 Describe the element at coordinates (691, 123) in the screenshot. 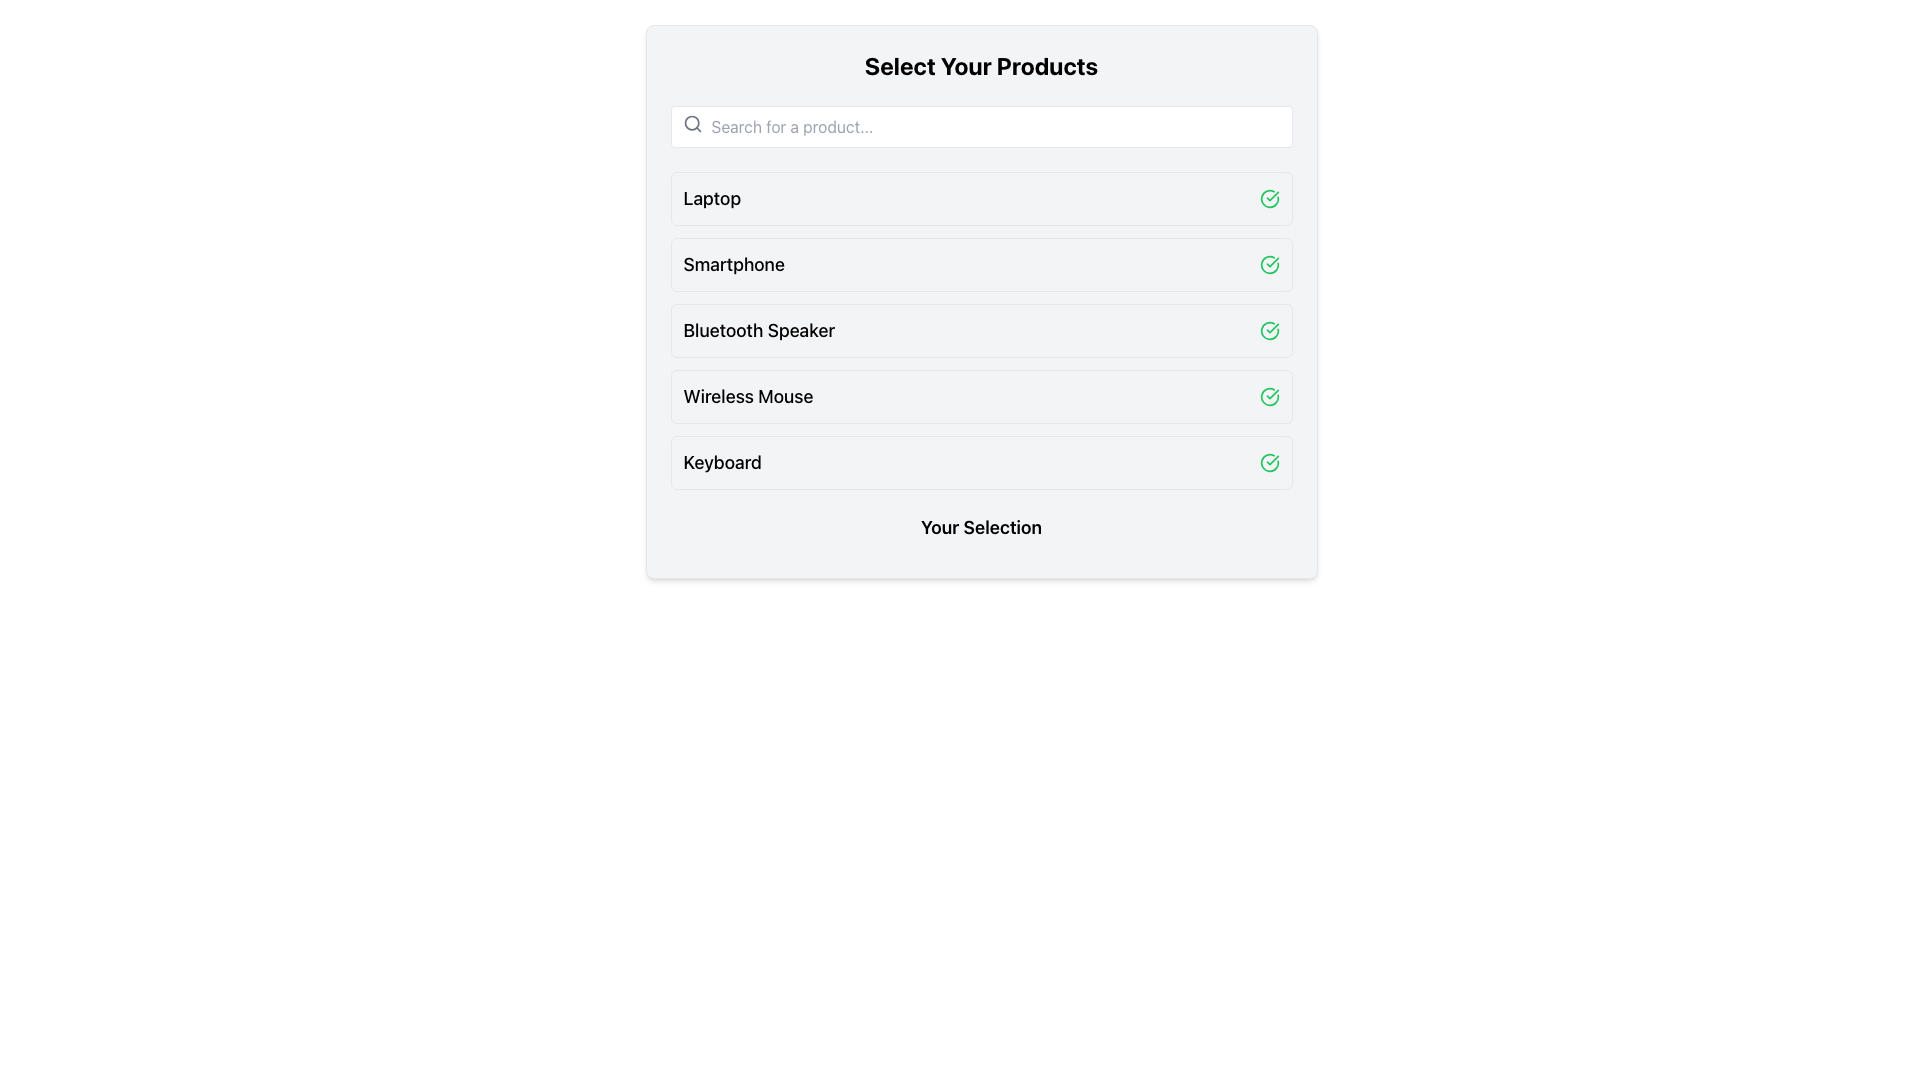

I see `the circular icon component of the magnifying glass located on the left side of the search bar labeled 'Search for a product...'` at that location.